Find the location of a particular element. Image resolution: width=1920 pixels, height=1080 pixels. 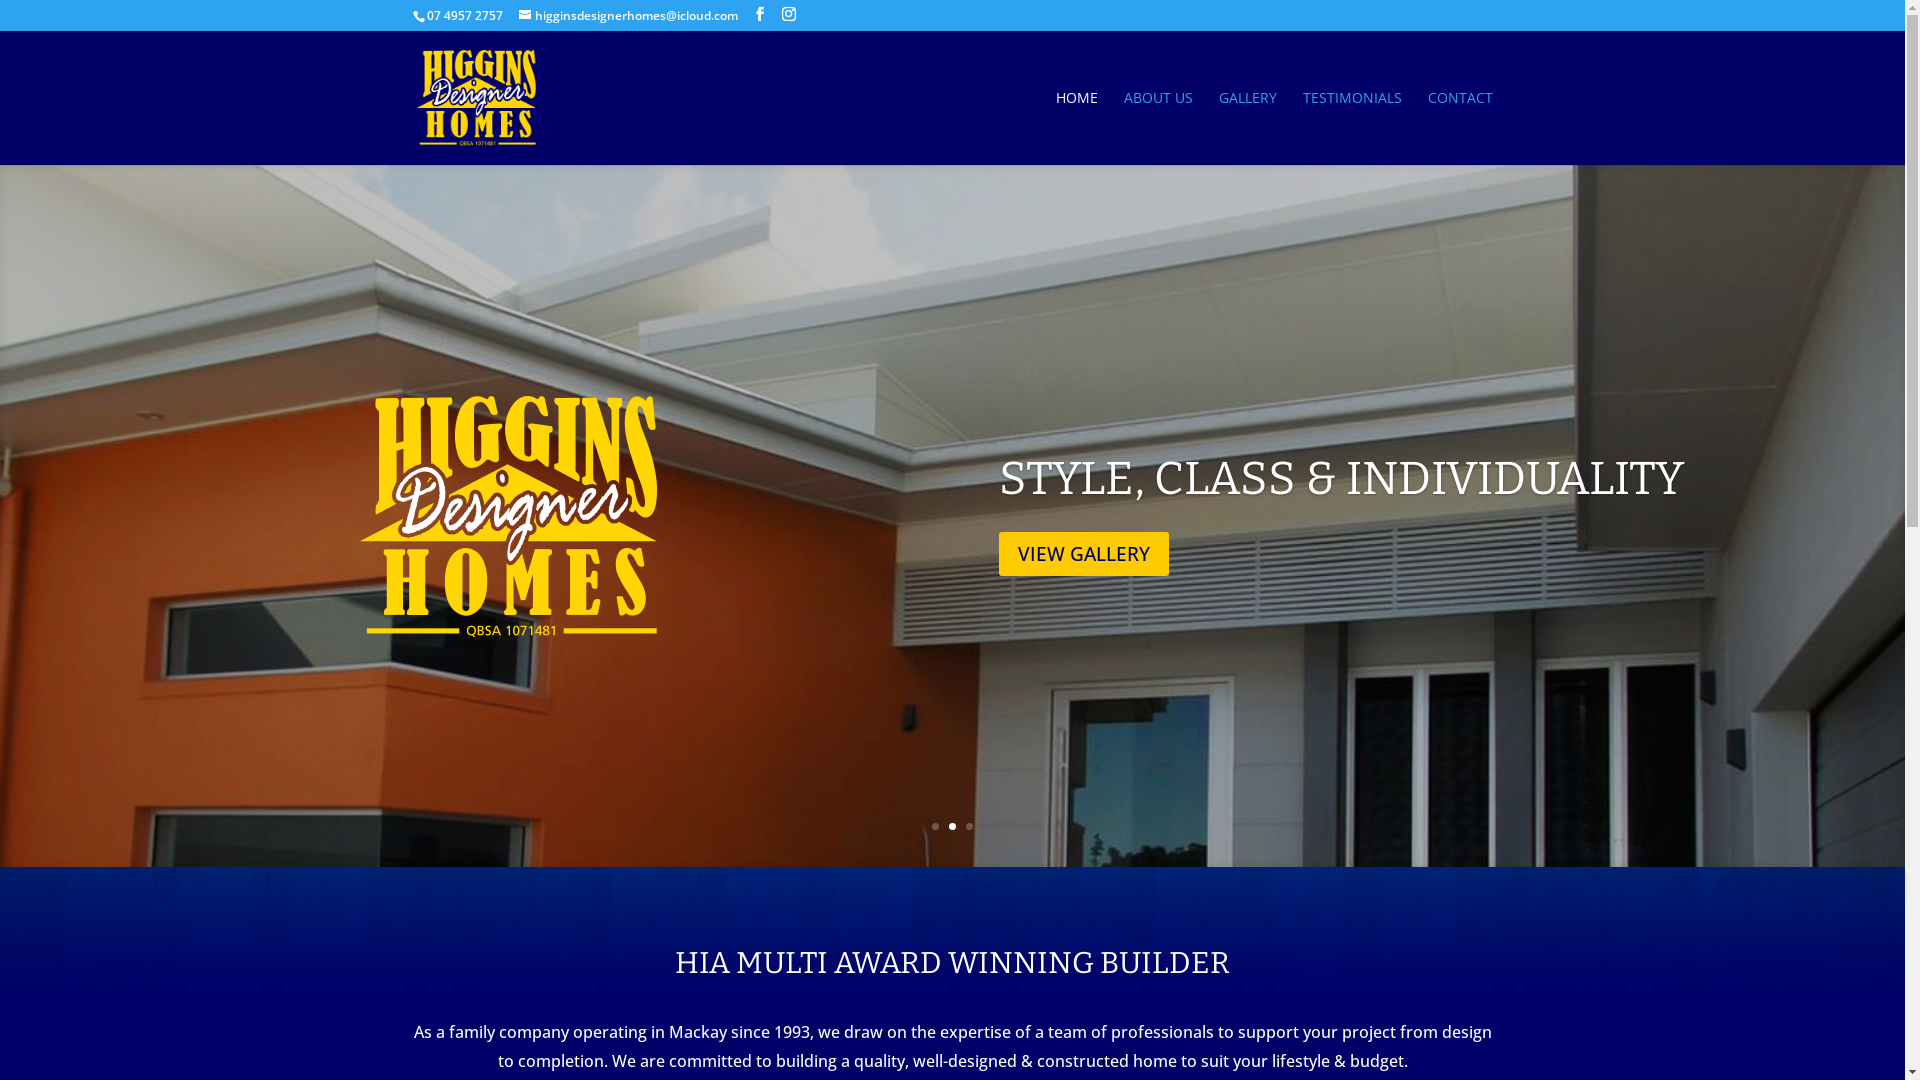

'VIEW GALLERY' is located at coordinates (1083, 554).